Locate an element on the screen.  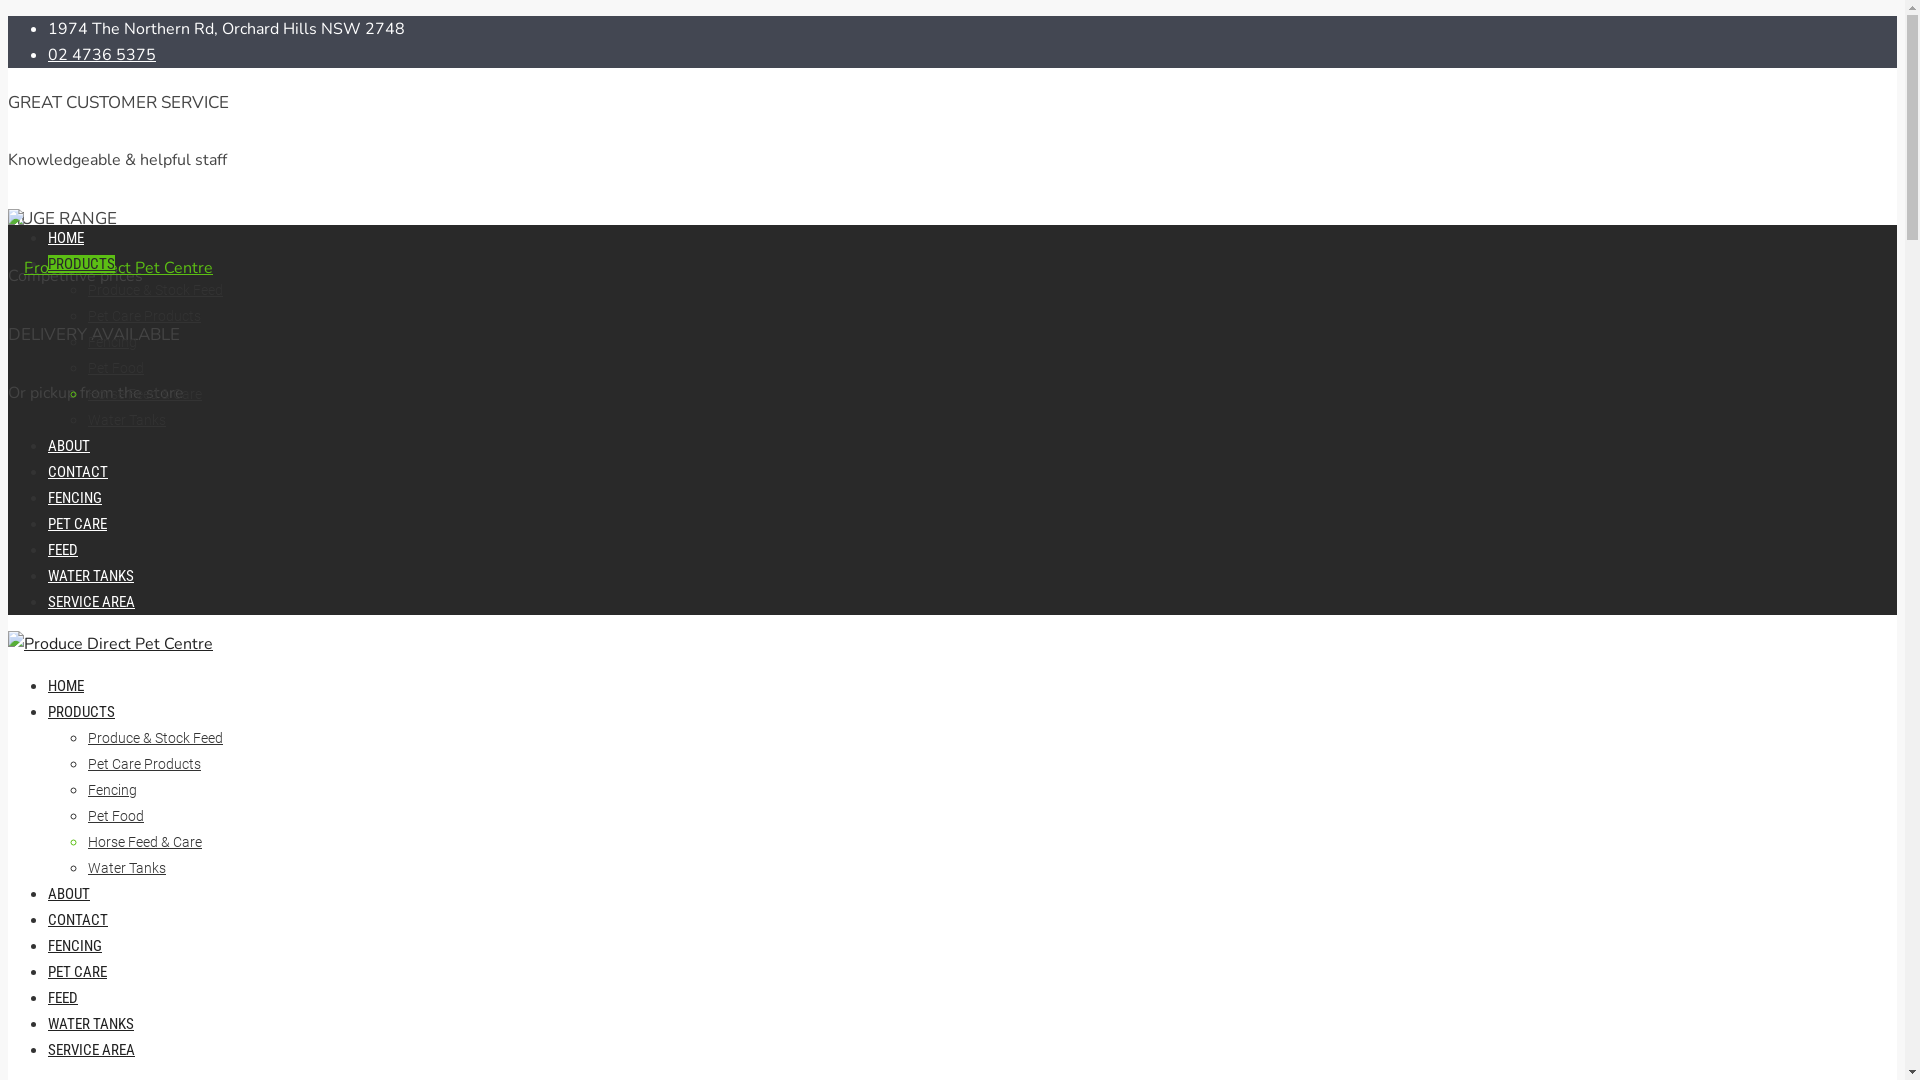
'PRODUCTS' is located at coordinates (80, 262).